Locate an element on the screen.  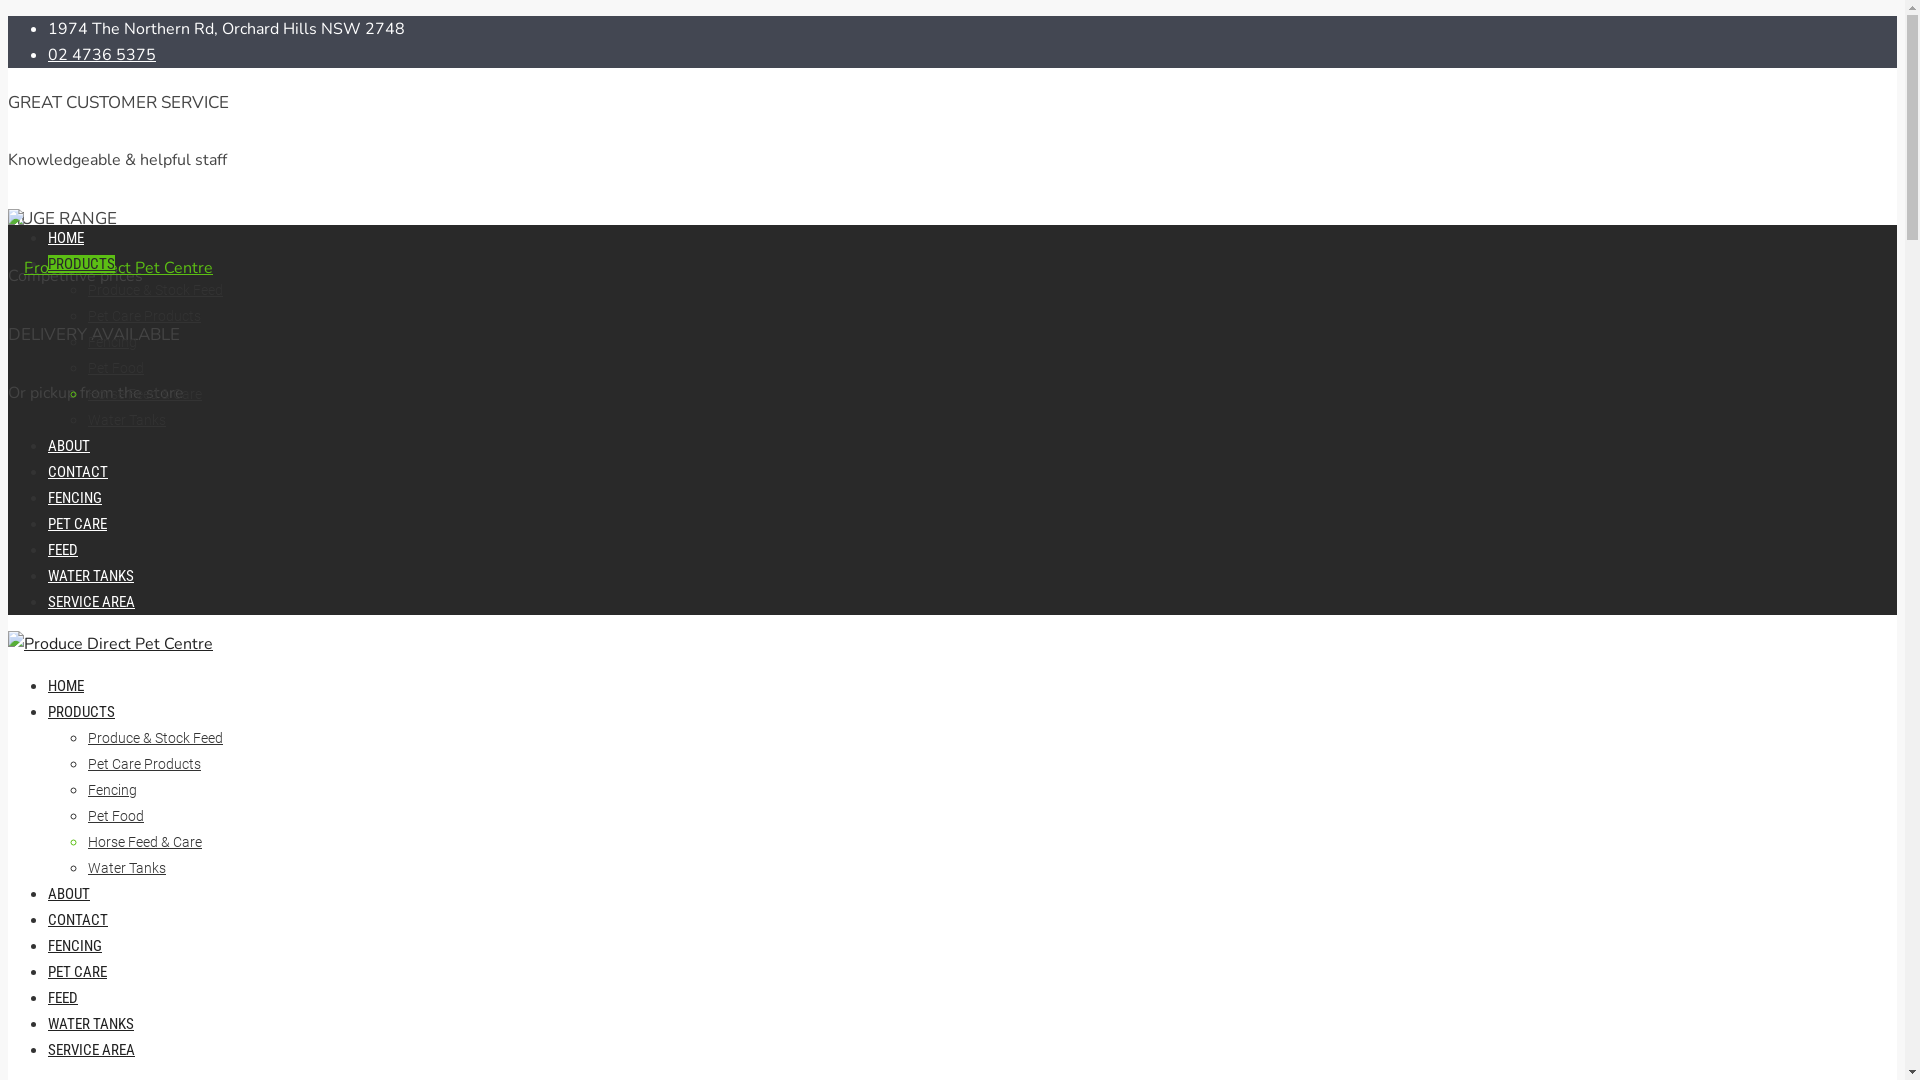
'PRODUCTS' is located at coordinates (80, 262).